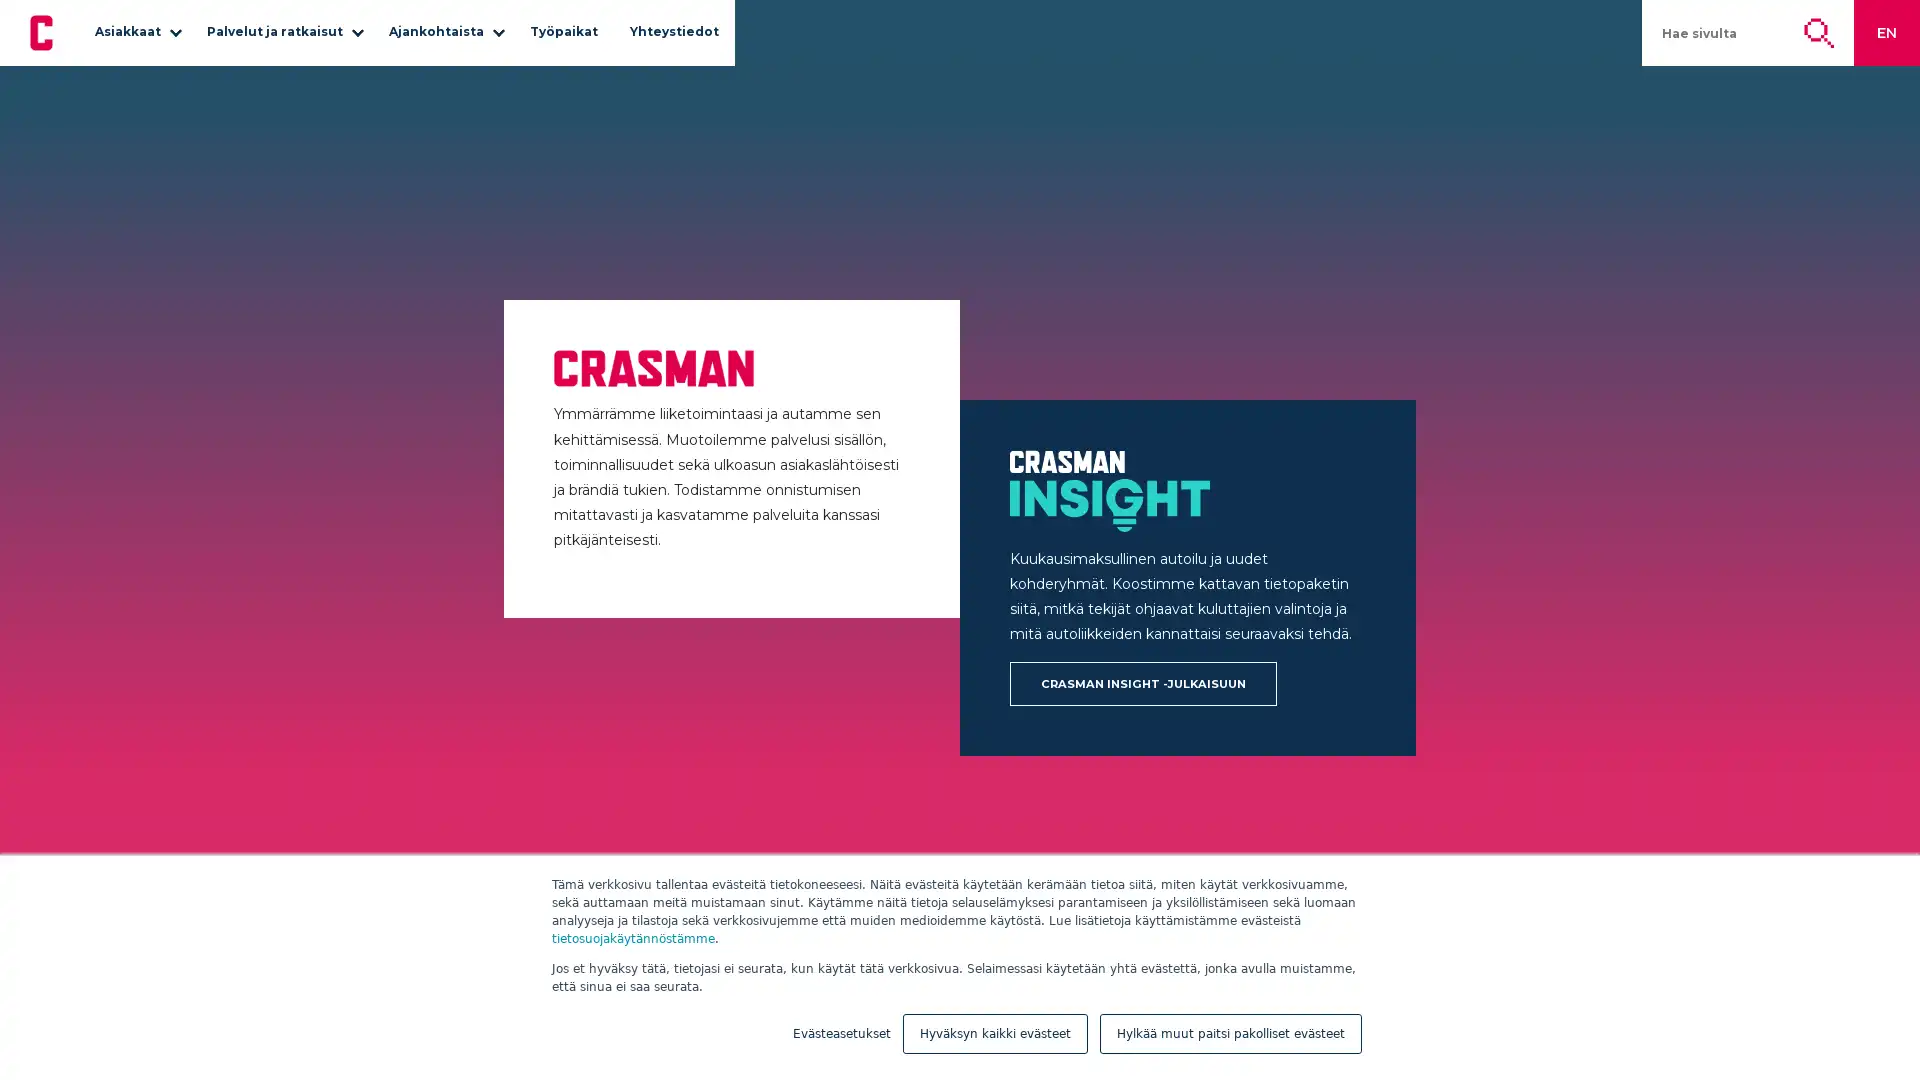 The height and width of the screenshot is (1080, 1920). Describe the element at coordinates (1229, 1033) in the screenshot. I see `Hylkaa muut paitsi pakolliset evasteet` at that location.